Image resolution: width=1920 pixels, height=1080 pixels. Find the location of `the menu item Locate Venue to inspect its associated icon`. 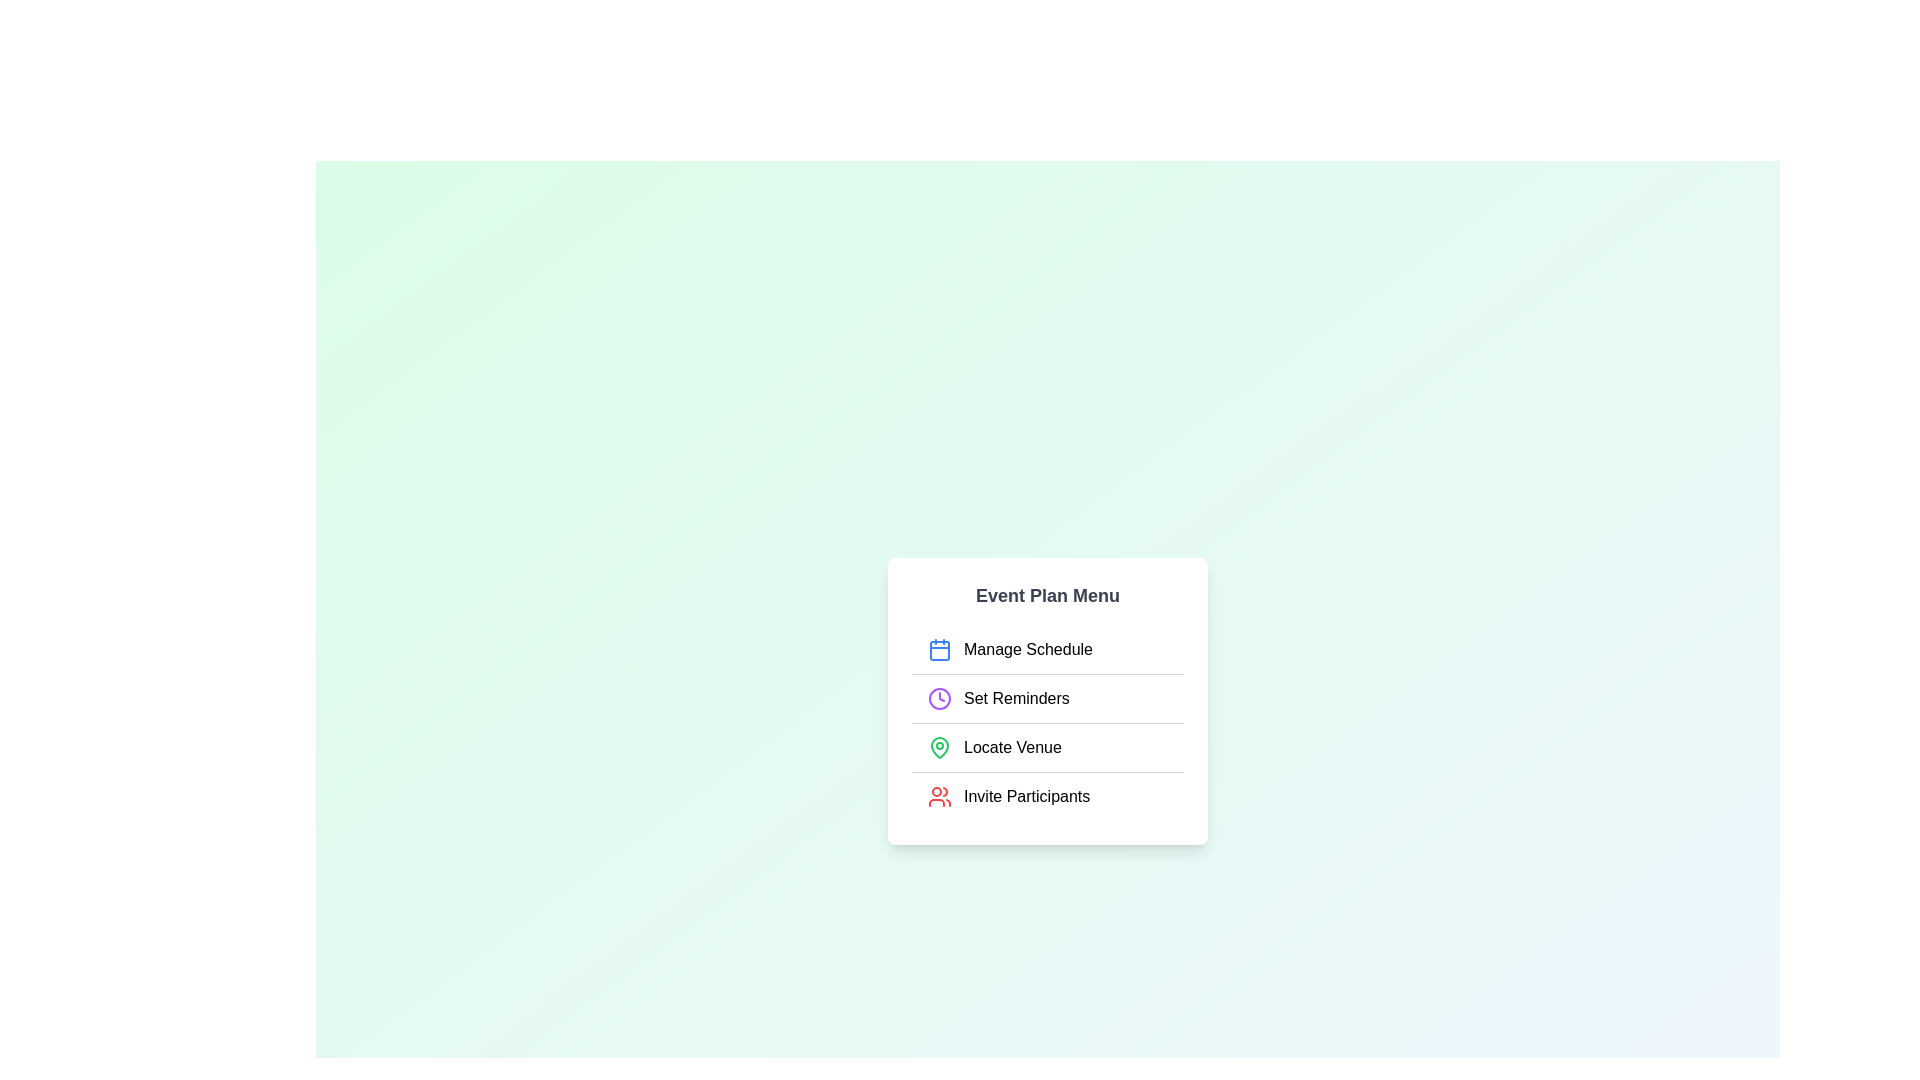

the menu item Locate Venue to inspect its associated icon is located at coordinates (939, 747).